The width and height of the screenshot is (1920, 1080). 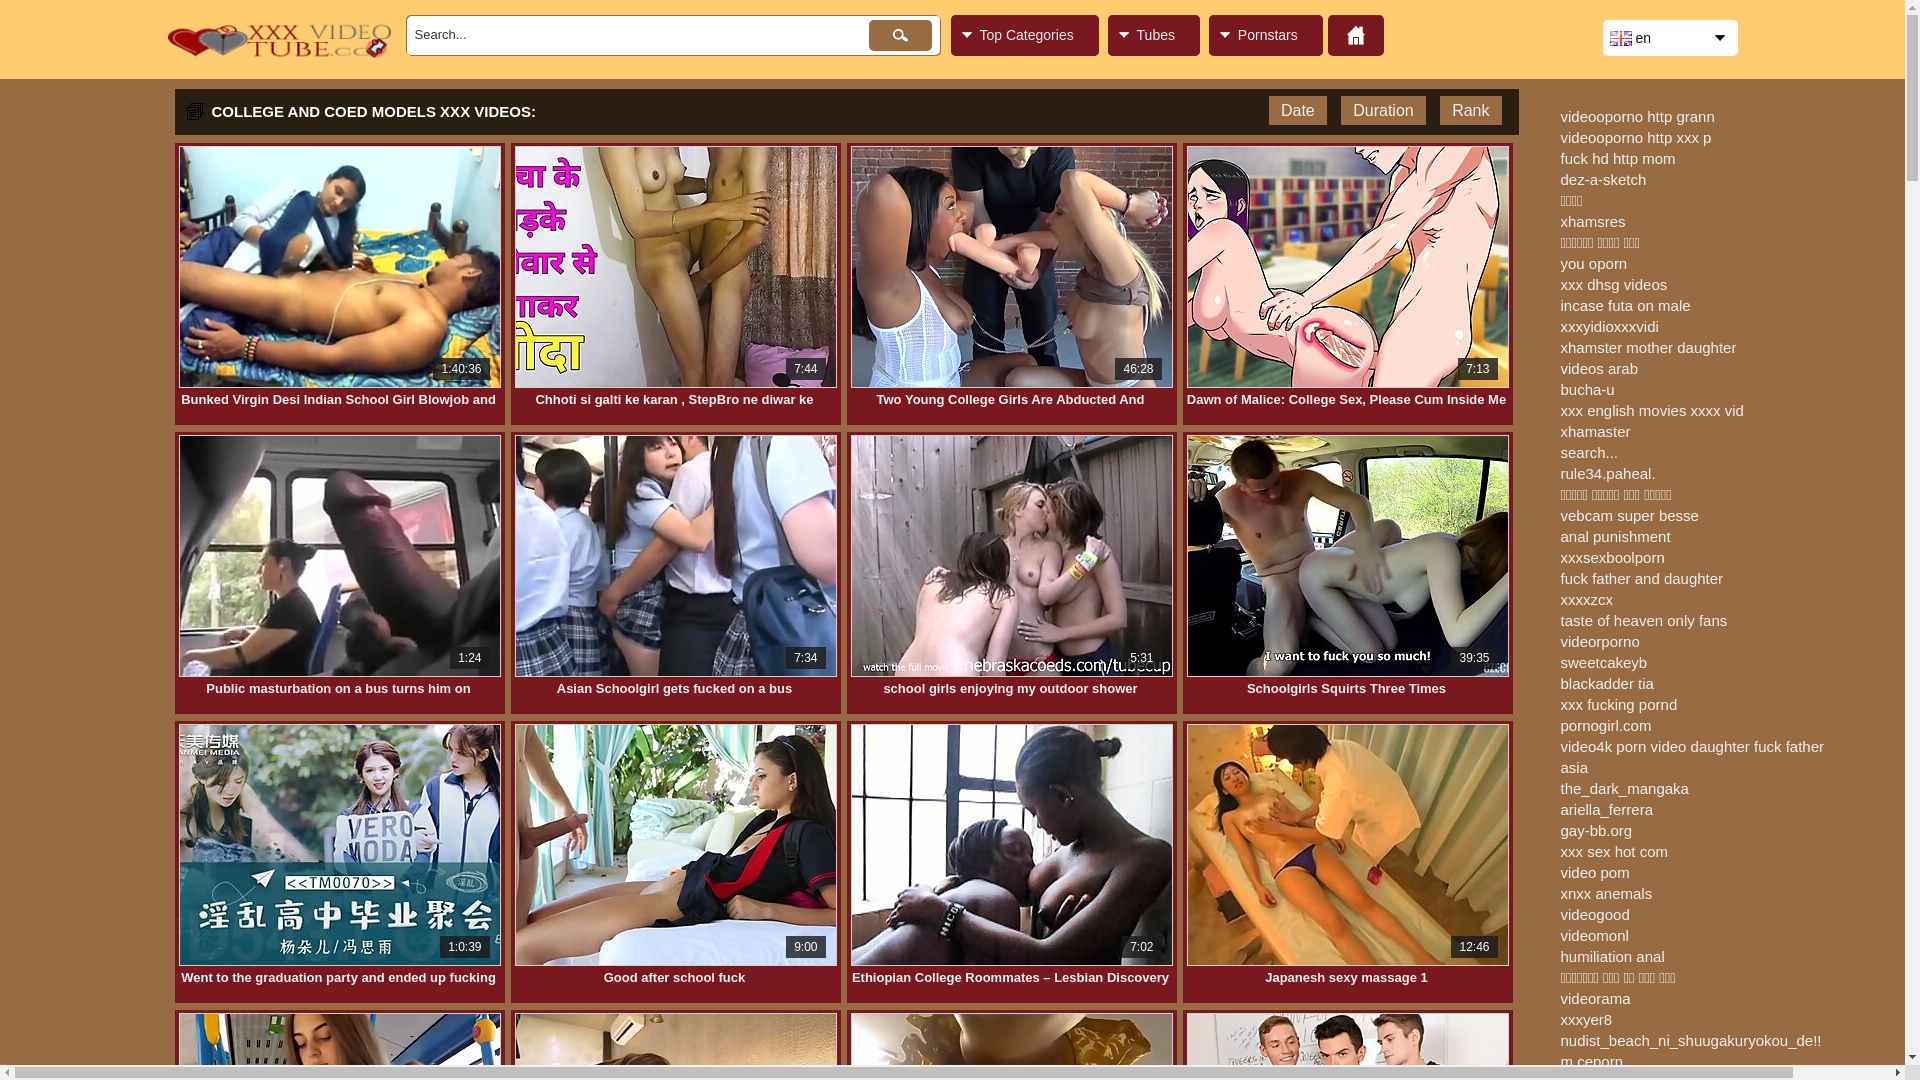 I want to click on 'videooporno http xxx p', so click(x=1559, y=136).